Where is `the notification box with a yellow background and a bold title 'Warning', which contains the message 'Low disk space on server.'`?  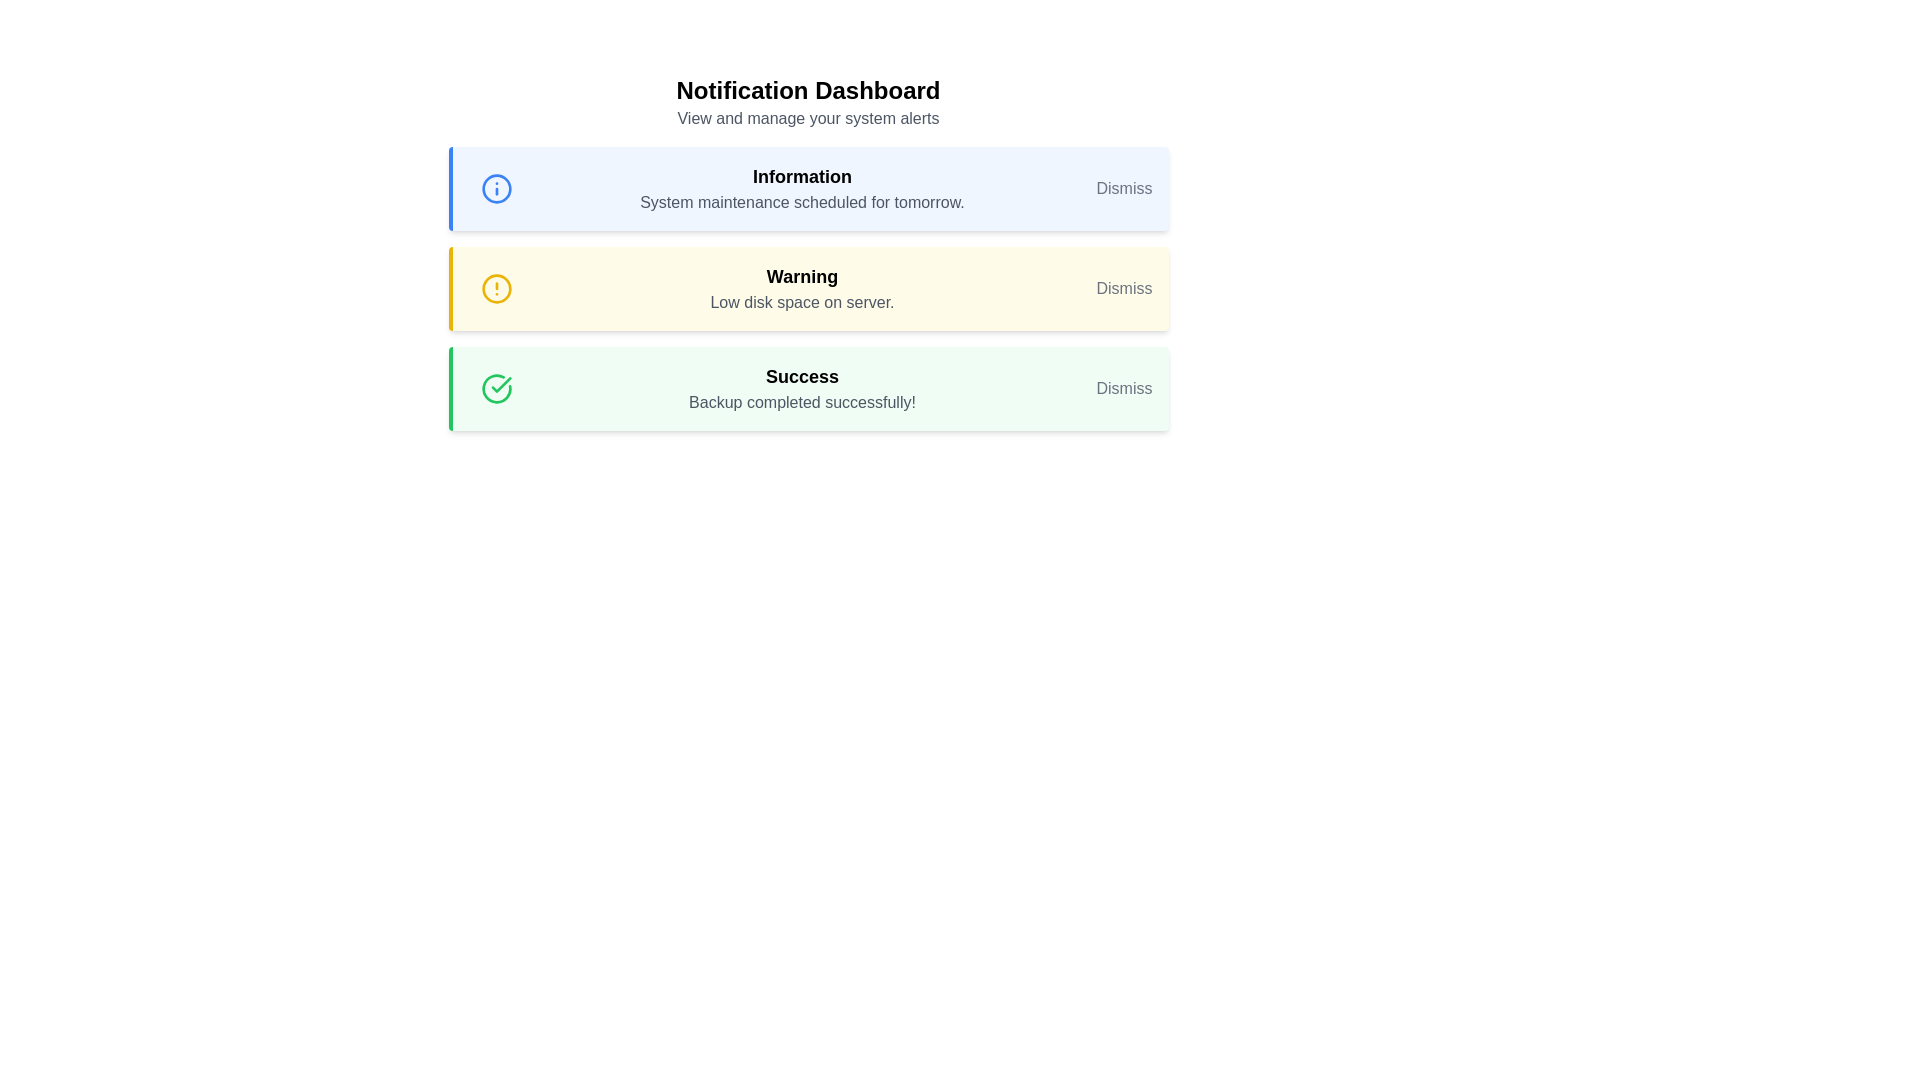 the notification box with a yellow background and a bold title 'Warning', which contains the message 'Low disk space on server.' is located at coordinates (808, 289).